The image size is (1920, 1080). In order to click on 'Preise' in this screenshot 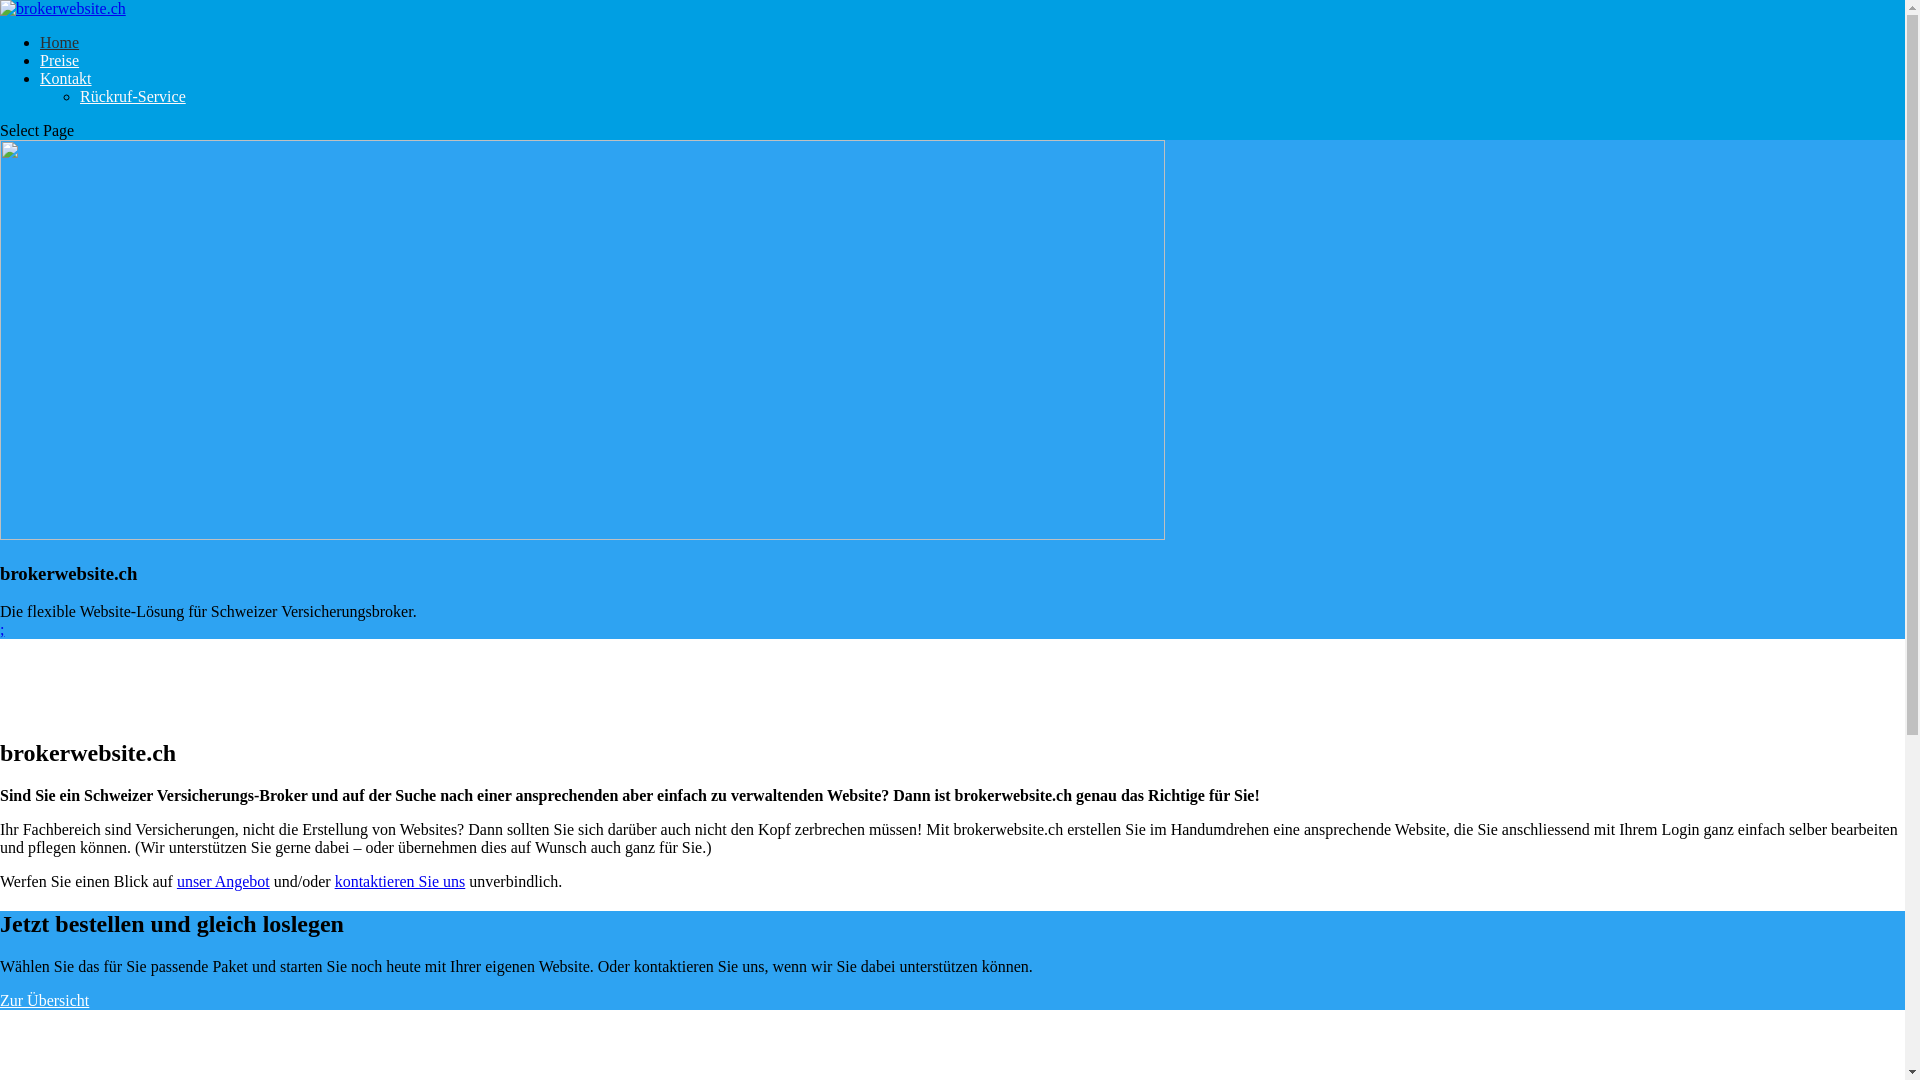, I will do `click(59, 59)`.